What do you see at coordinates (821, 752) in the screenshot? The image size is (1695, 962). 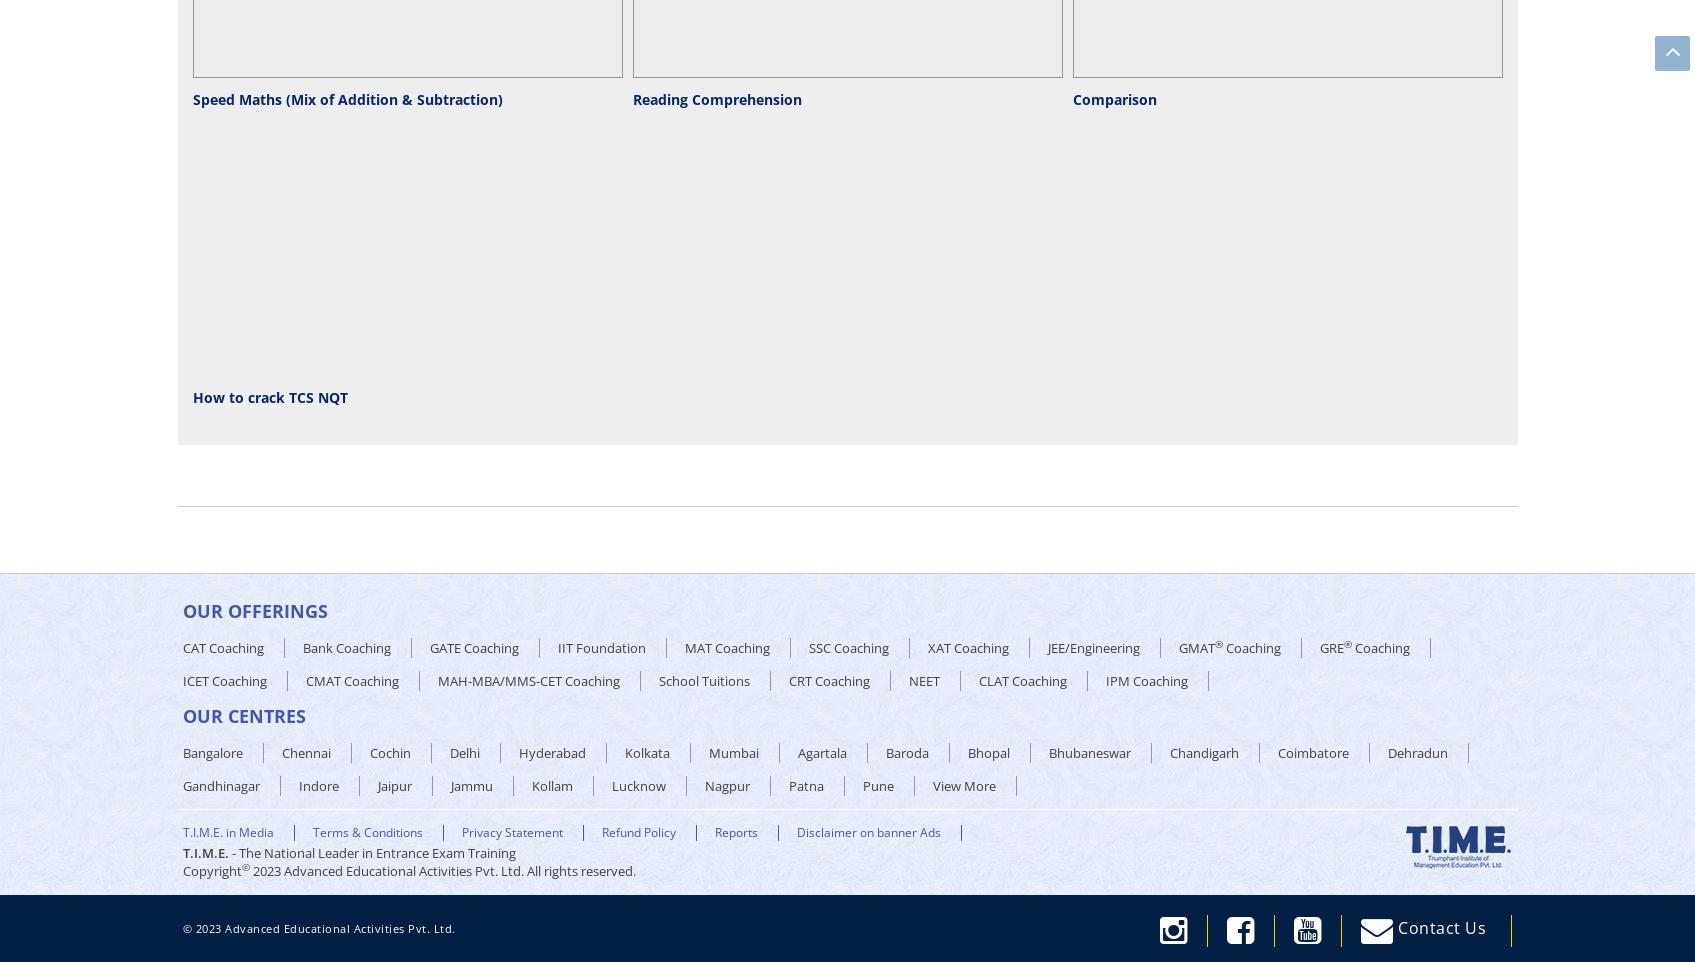 I see `'Agartala'` at bounding box center [821, 752].